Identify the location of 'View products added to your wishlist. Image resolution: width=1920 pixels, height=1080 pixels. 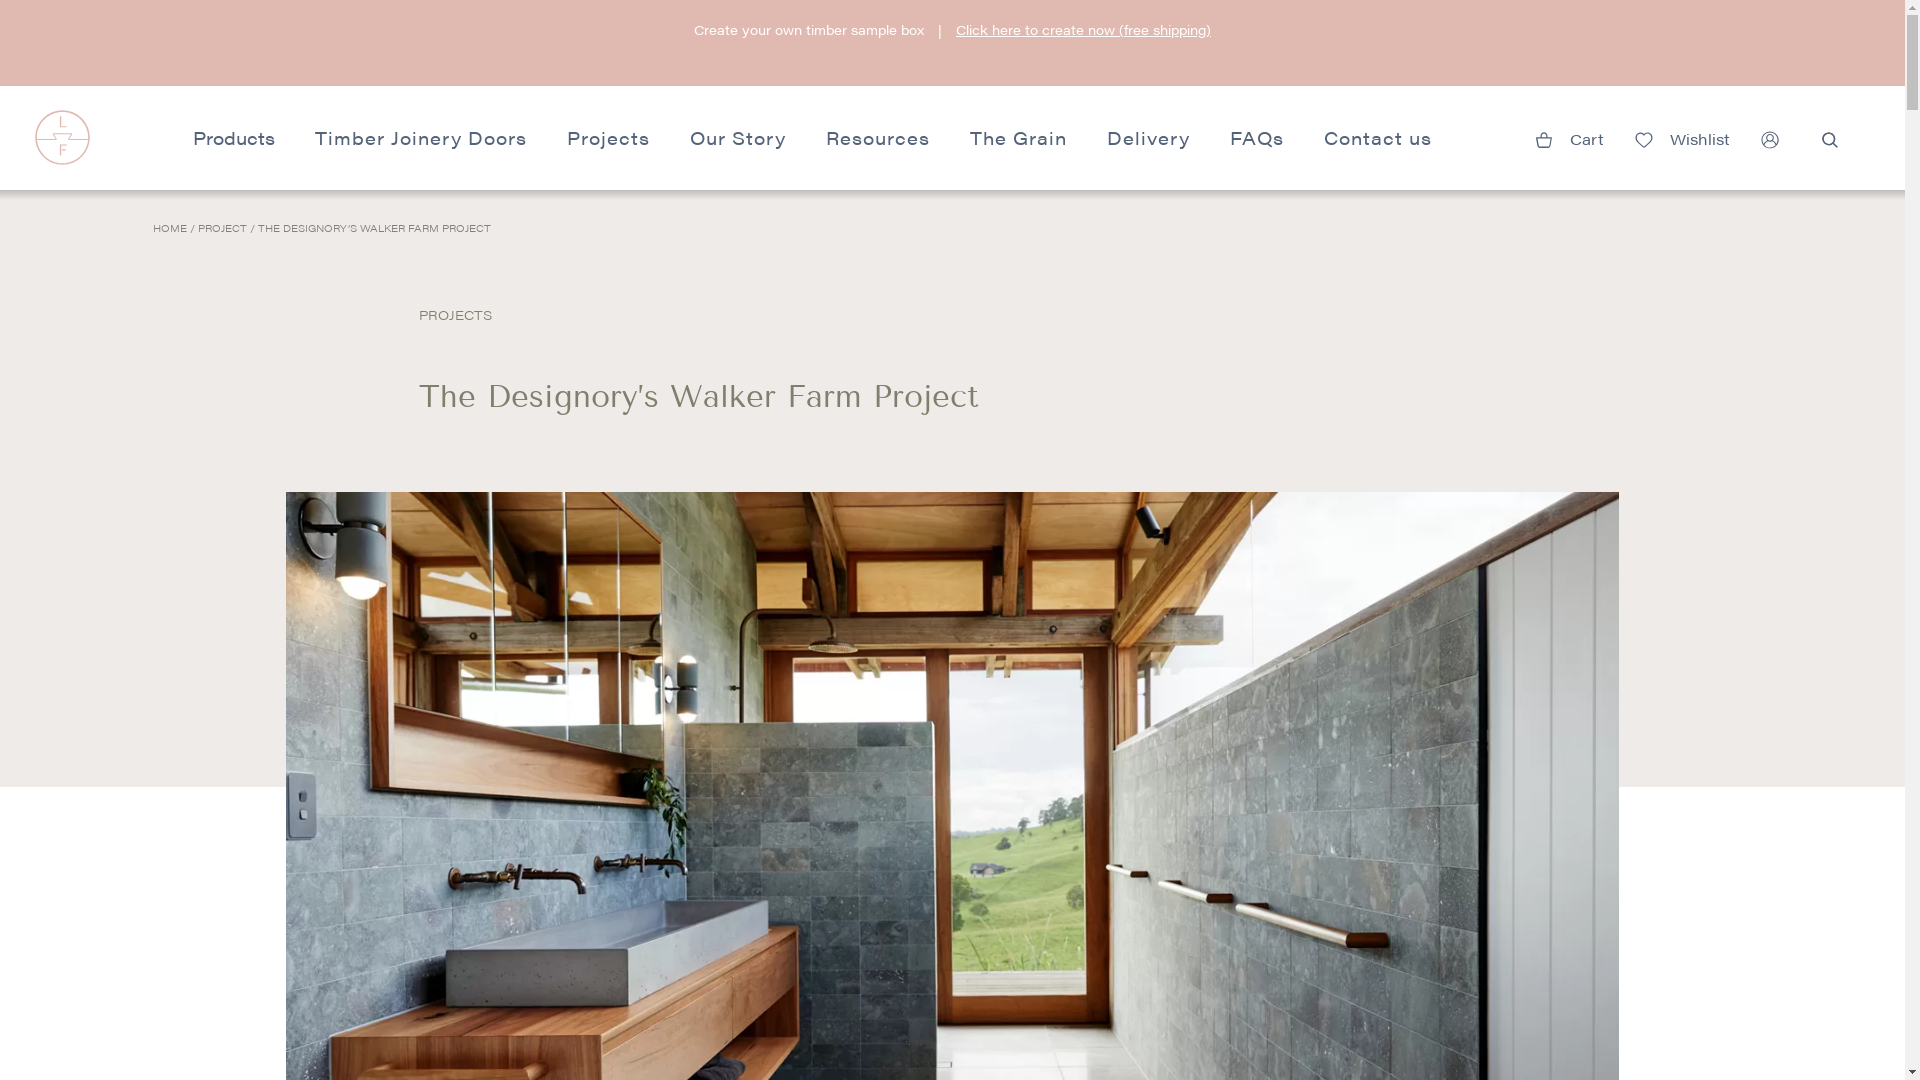
(1680, 135).